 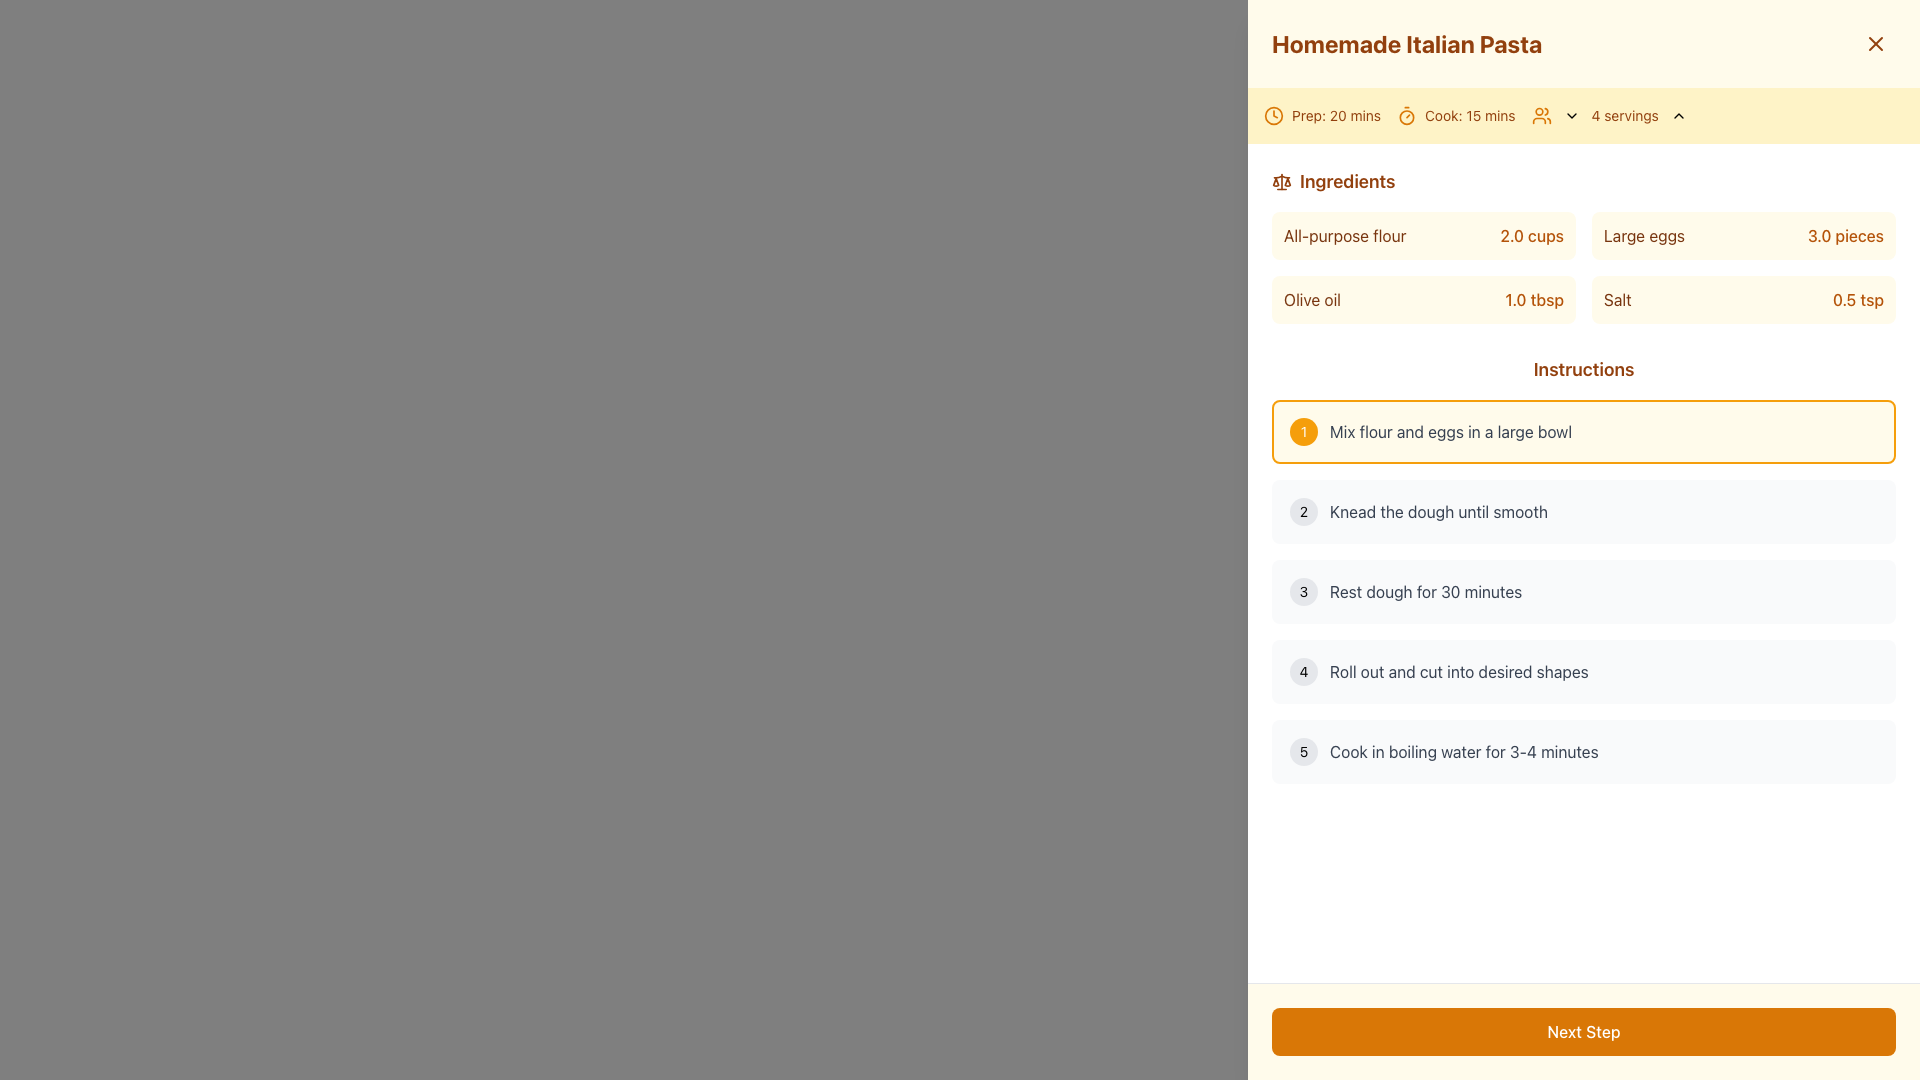 I want to click on instructional text label located in the fifth cooking step, positioned below the fourth step and above the 'Next Step' button, so click(x=1464, y=752).